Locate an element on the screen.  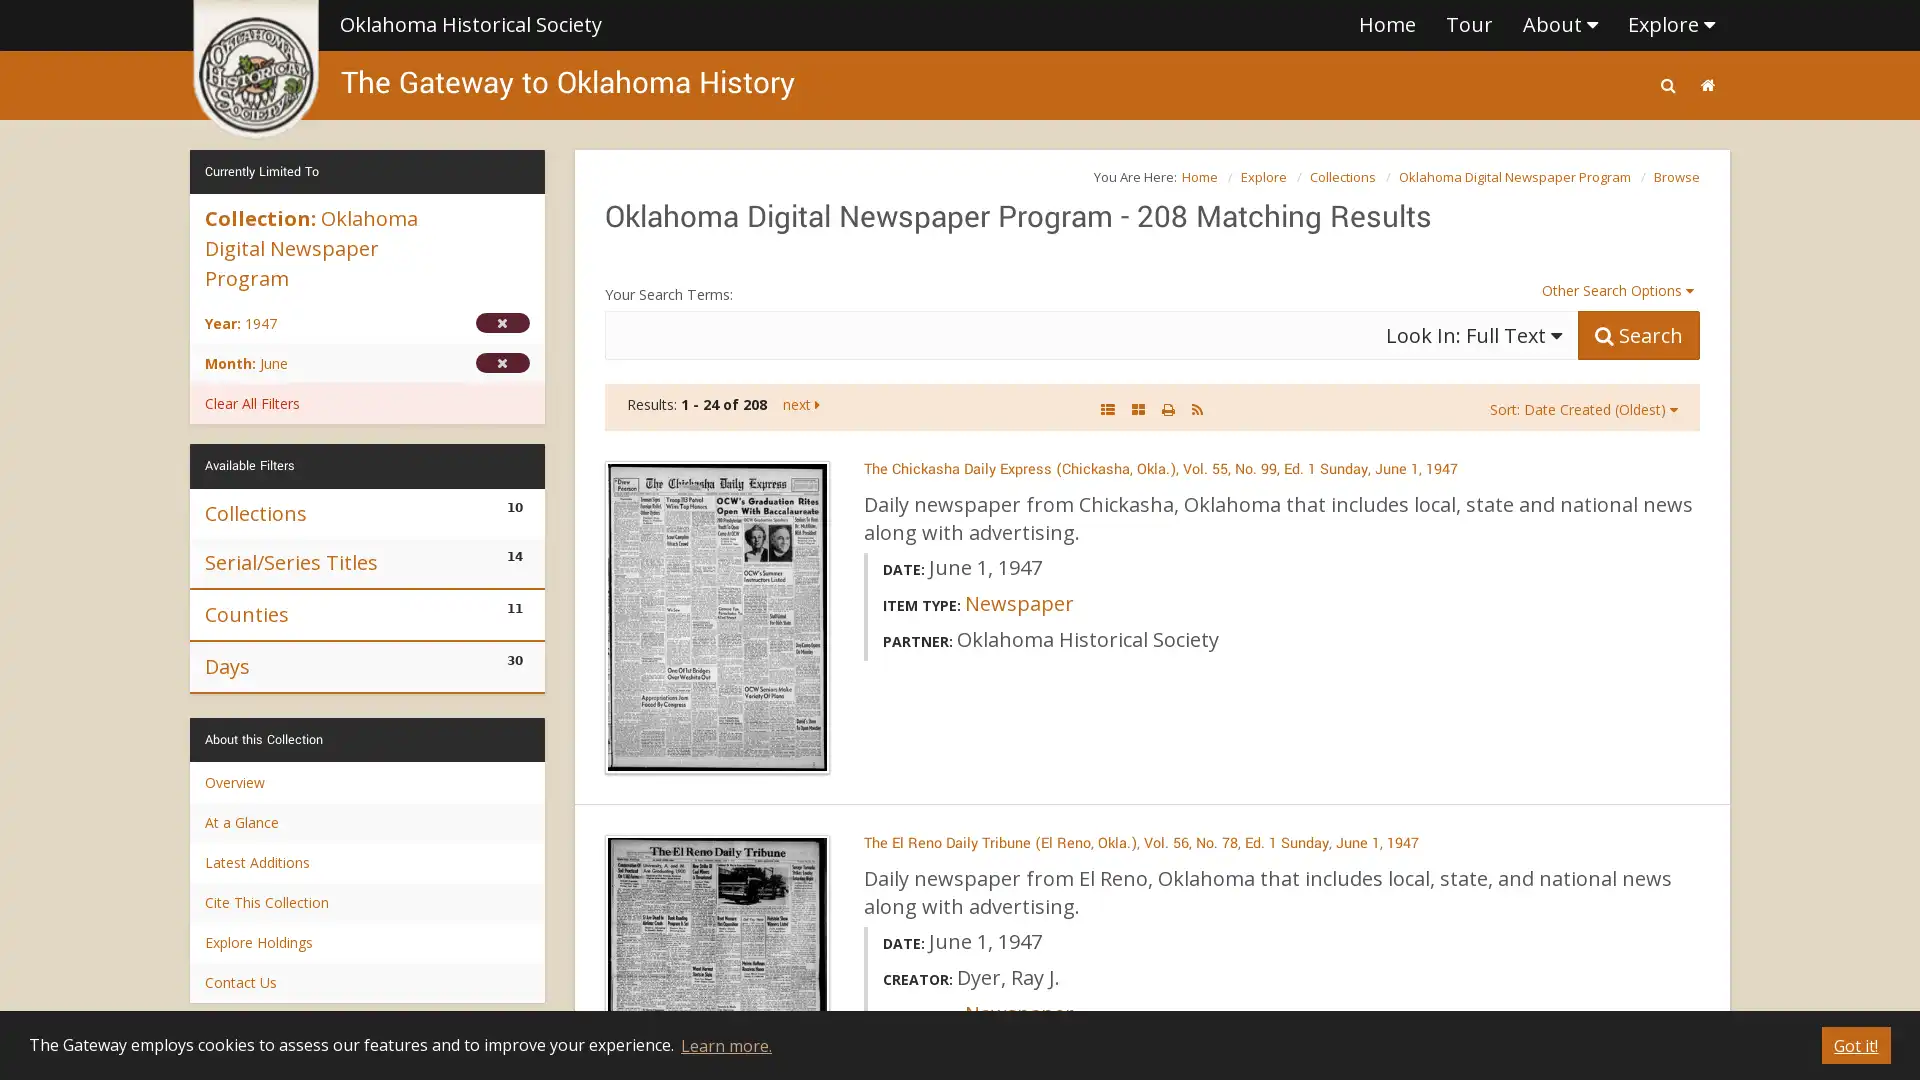
Print This Result Page is located at coordinates (1168, 407).